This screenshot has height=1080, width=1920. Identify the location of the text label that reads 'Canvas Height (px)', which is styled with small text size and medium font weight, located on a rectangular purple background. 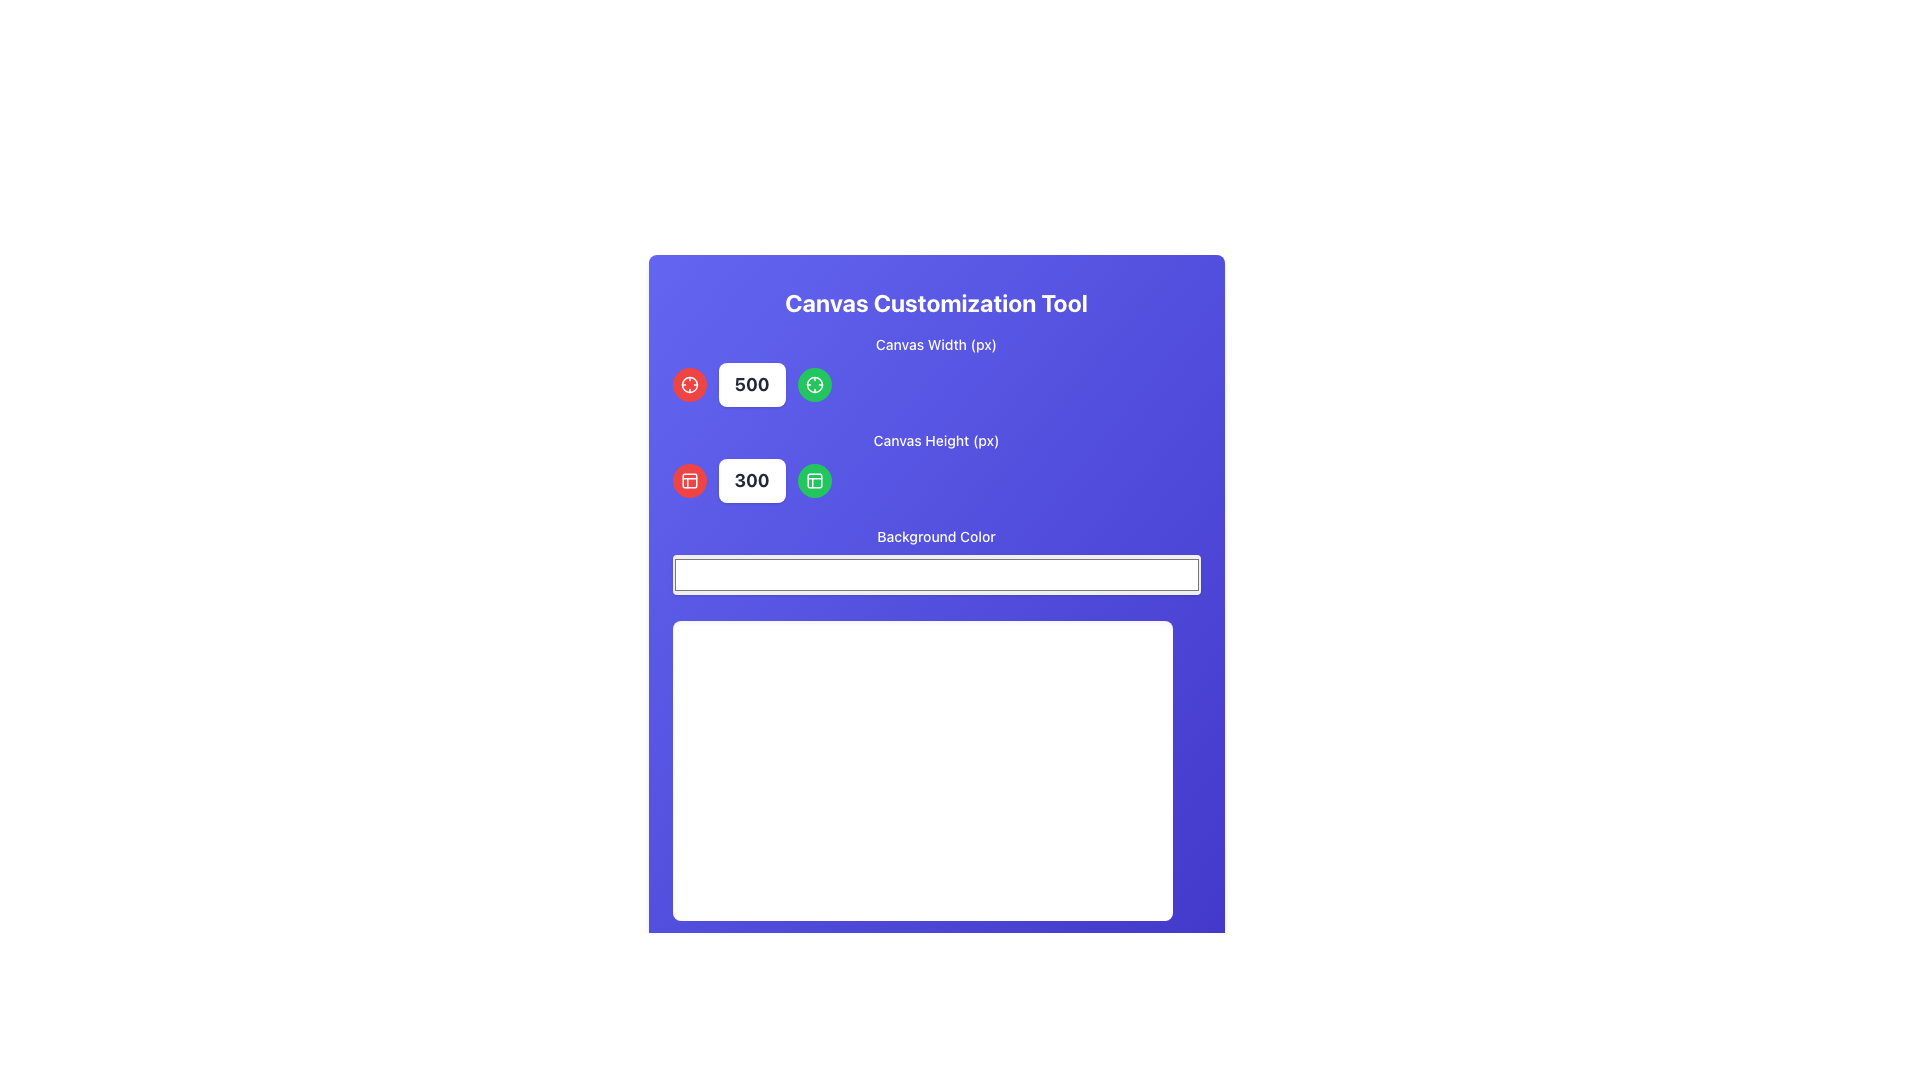
(935, 439).